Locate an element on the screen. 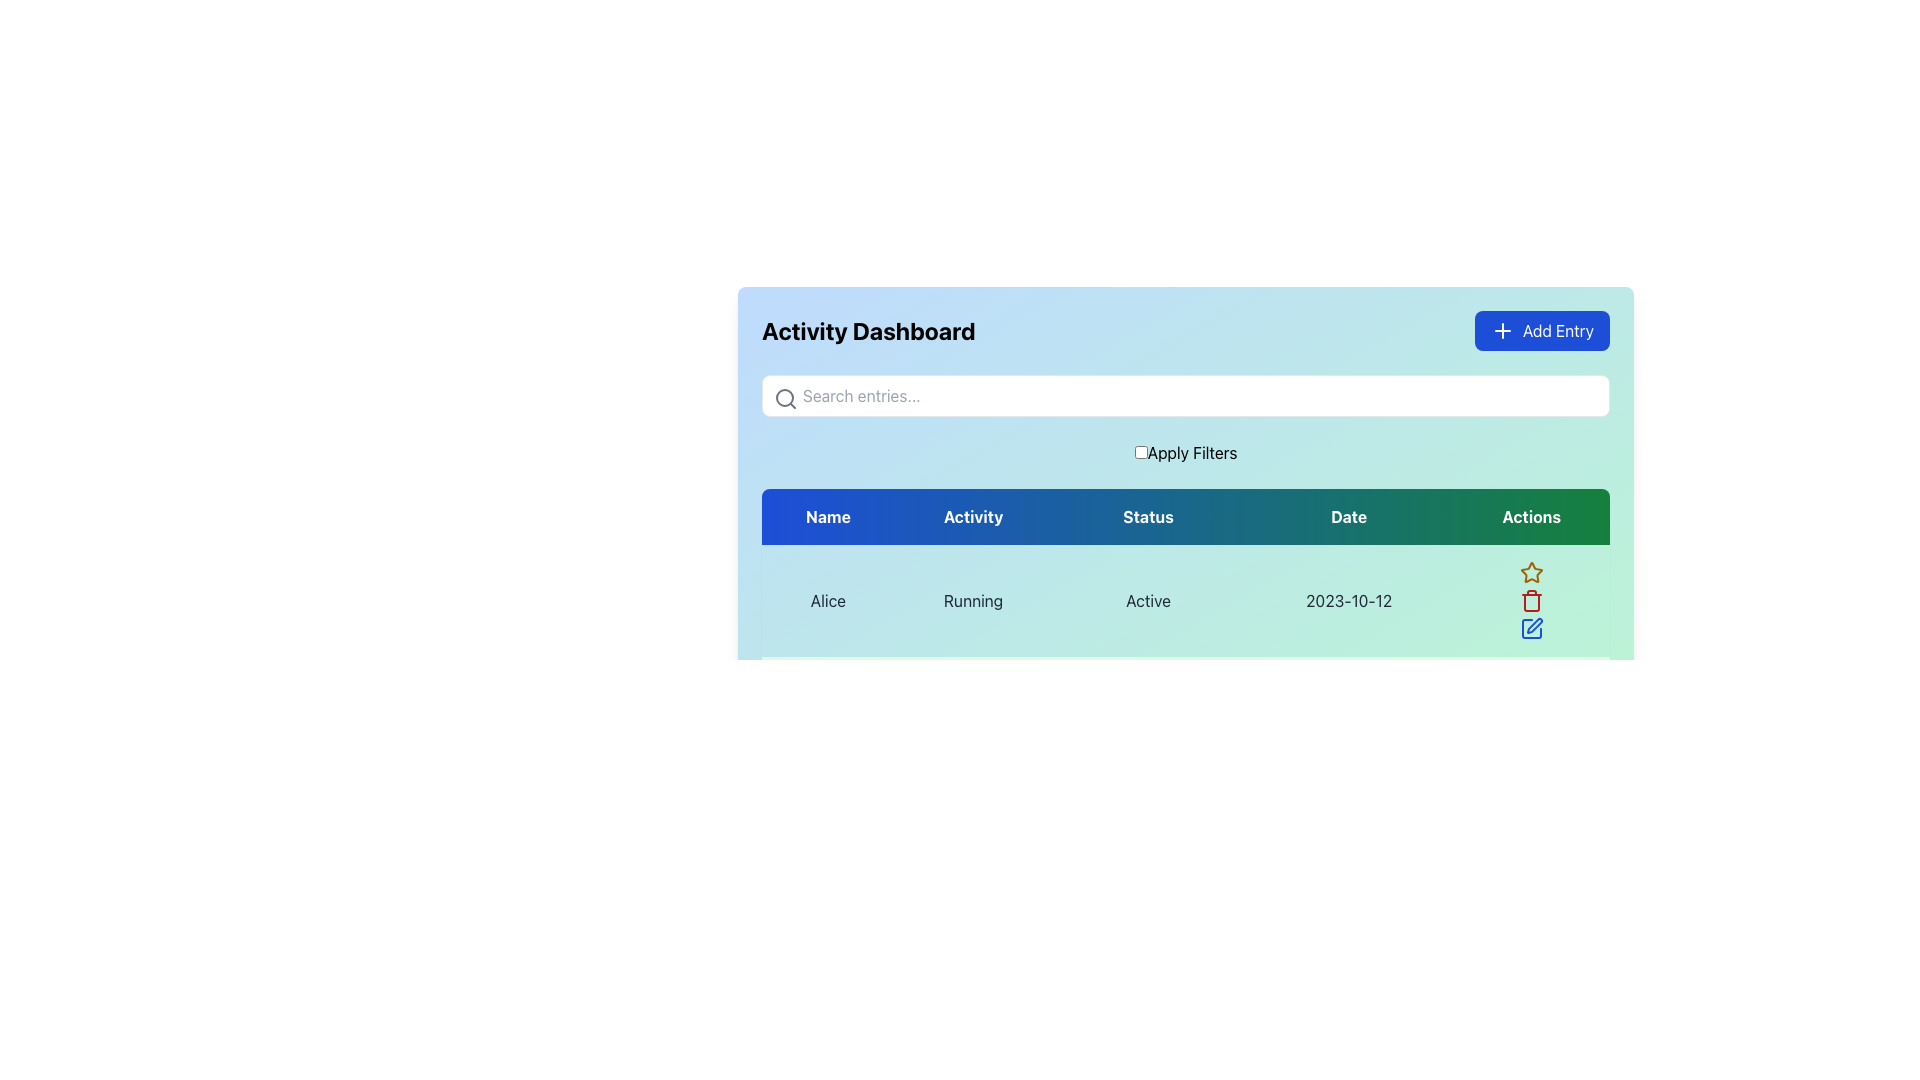 The width and height of the screenshot is (1920, 1080). the icon located to the left of the text label within the 'Add Entry' button in the top-right corner of the interface is located at coordinates (1502, 330).